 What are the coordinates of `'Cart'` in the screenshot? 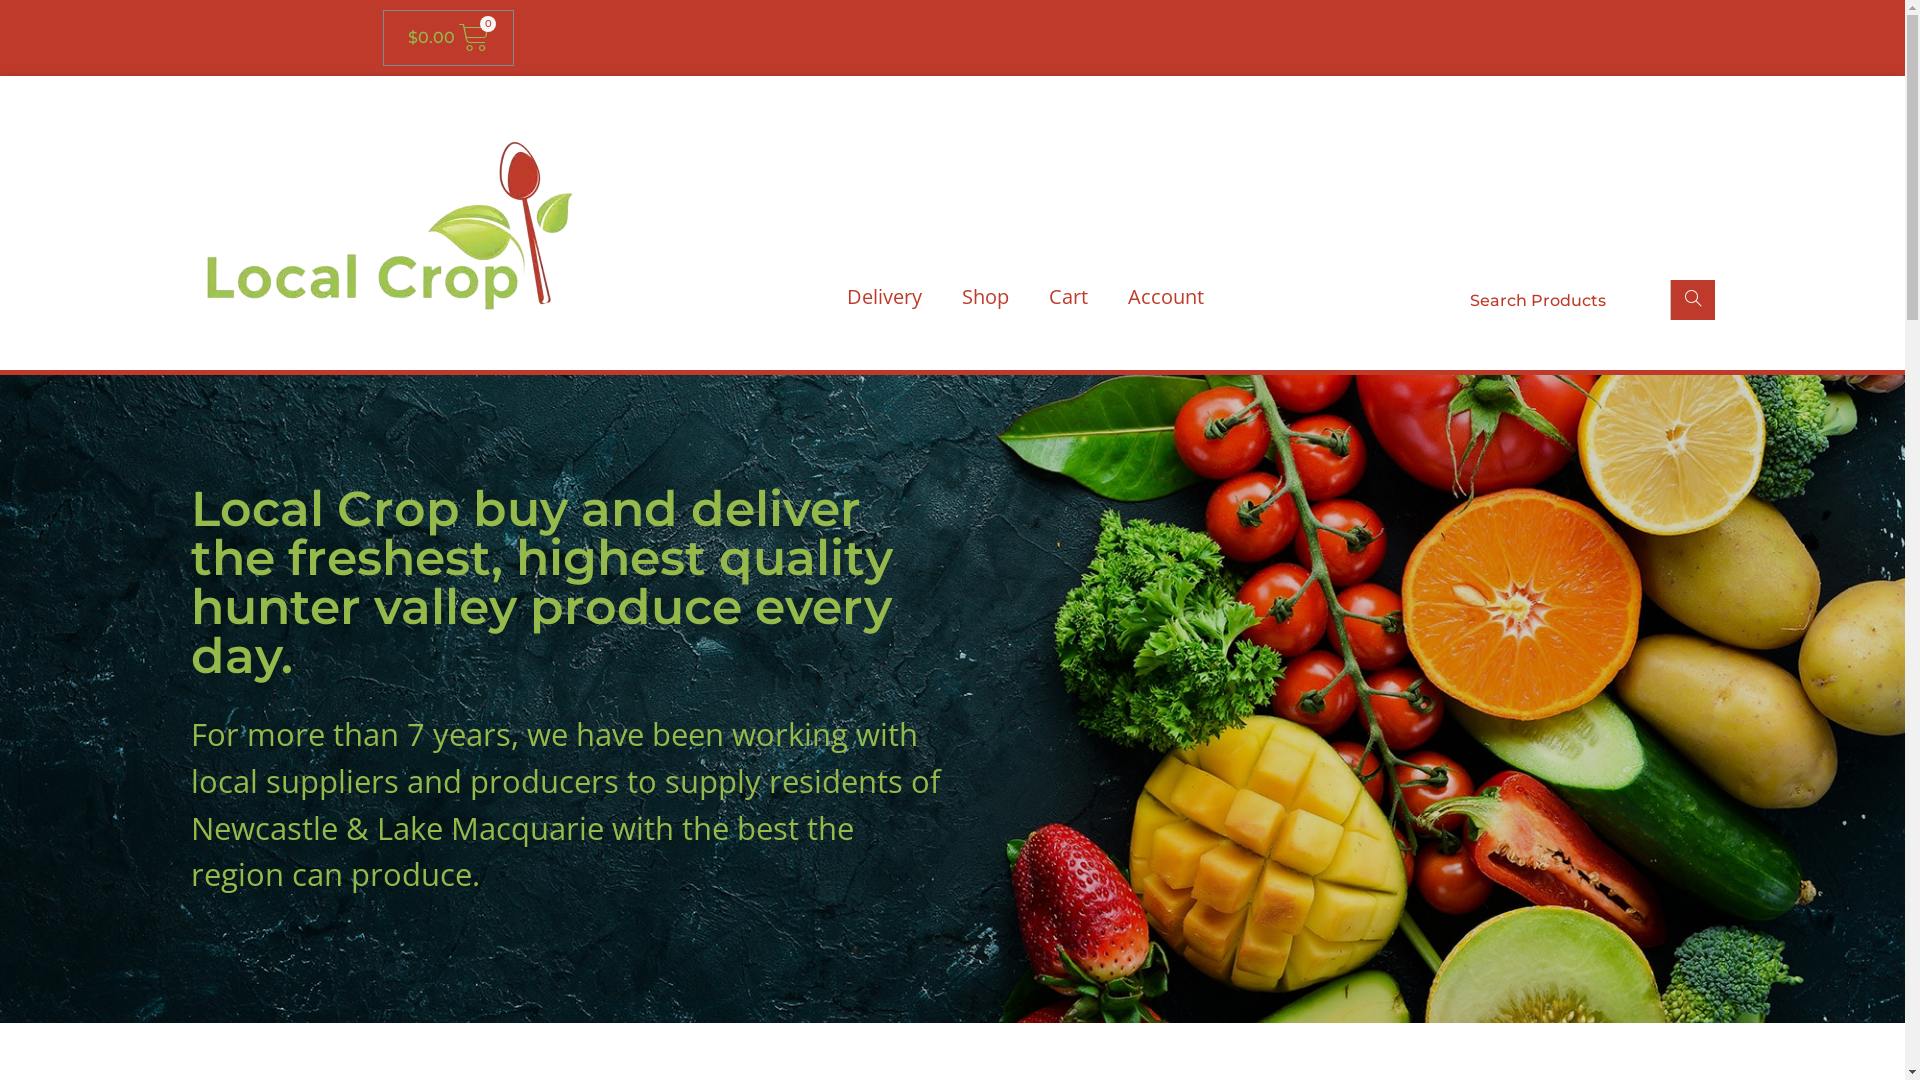 It's located at (1066, 297).